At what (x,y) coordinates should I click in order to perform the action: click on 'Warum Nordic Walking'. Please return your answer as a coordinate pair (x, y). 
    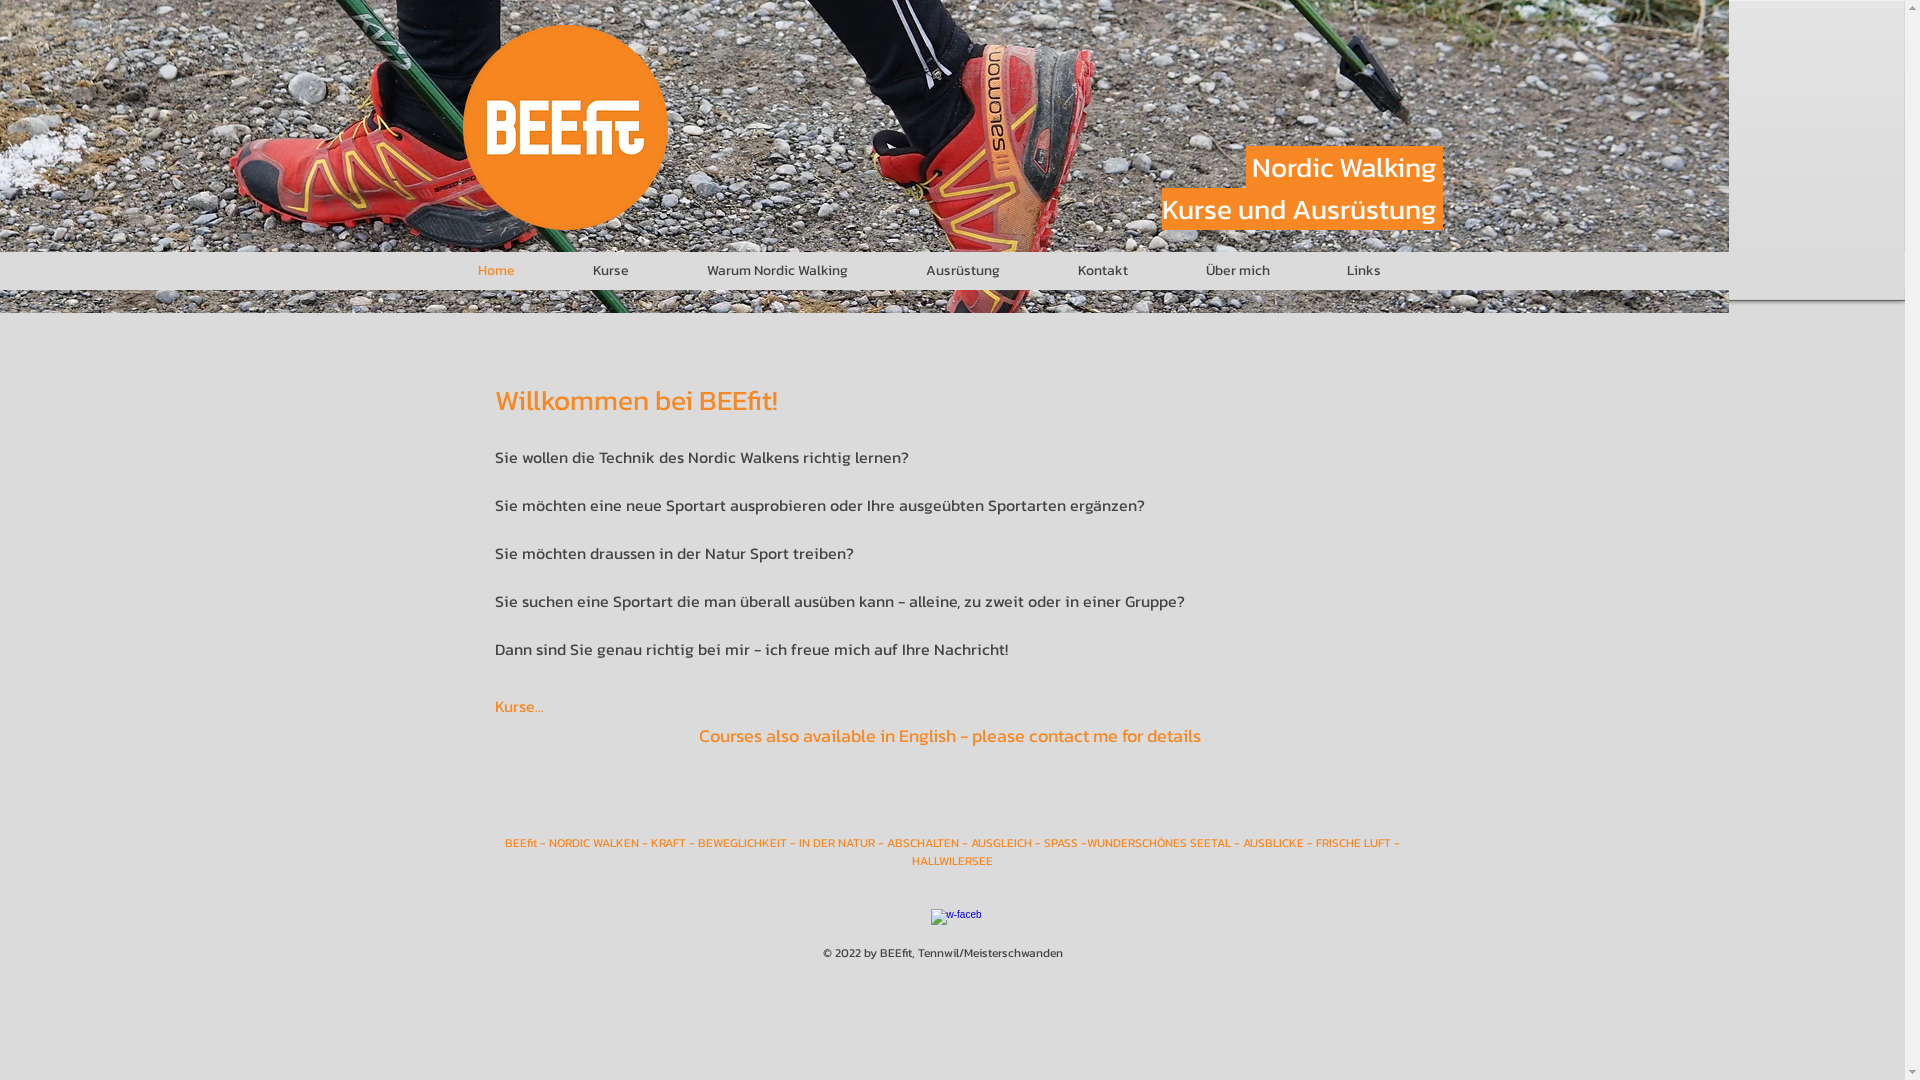
    Looking at the image, I should click on (801, 270).